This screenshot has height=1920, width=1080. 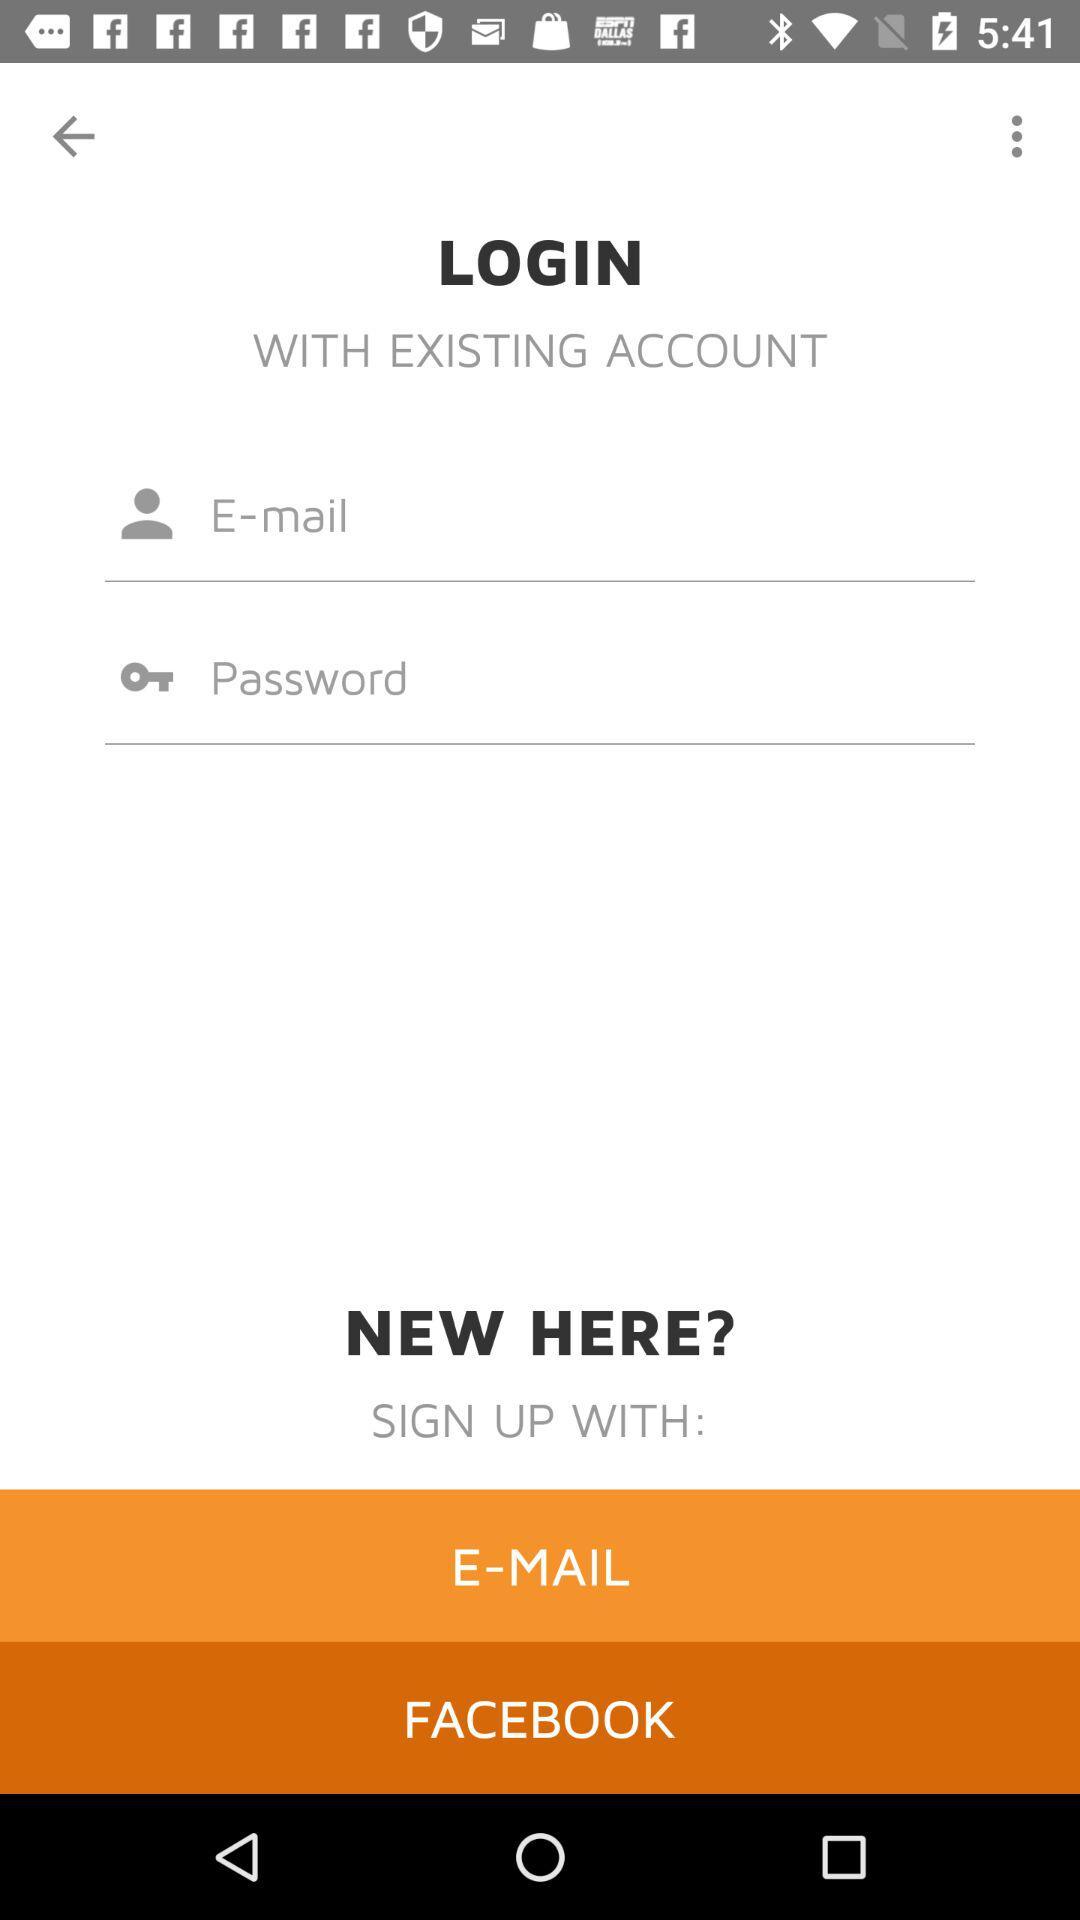 What do you see at coordinates (72, 135) in the screenshot?
I see `the item above login icon` at bounding box center [72, 135].